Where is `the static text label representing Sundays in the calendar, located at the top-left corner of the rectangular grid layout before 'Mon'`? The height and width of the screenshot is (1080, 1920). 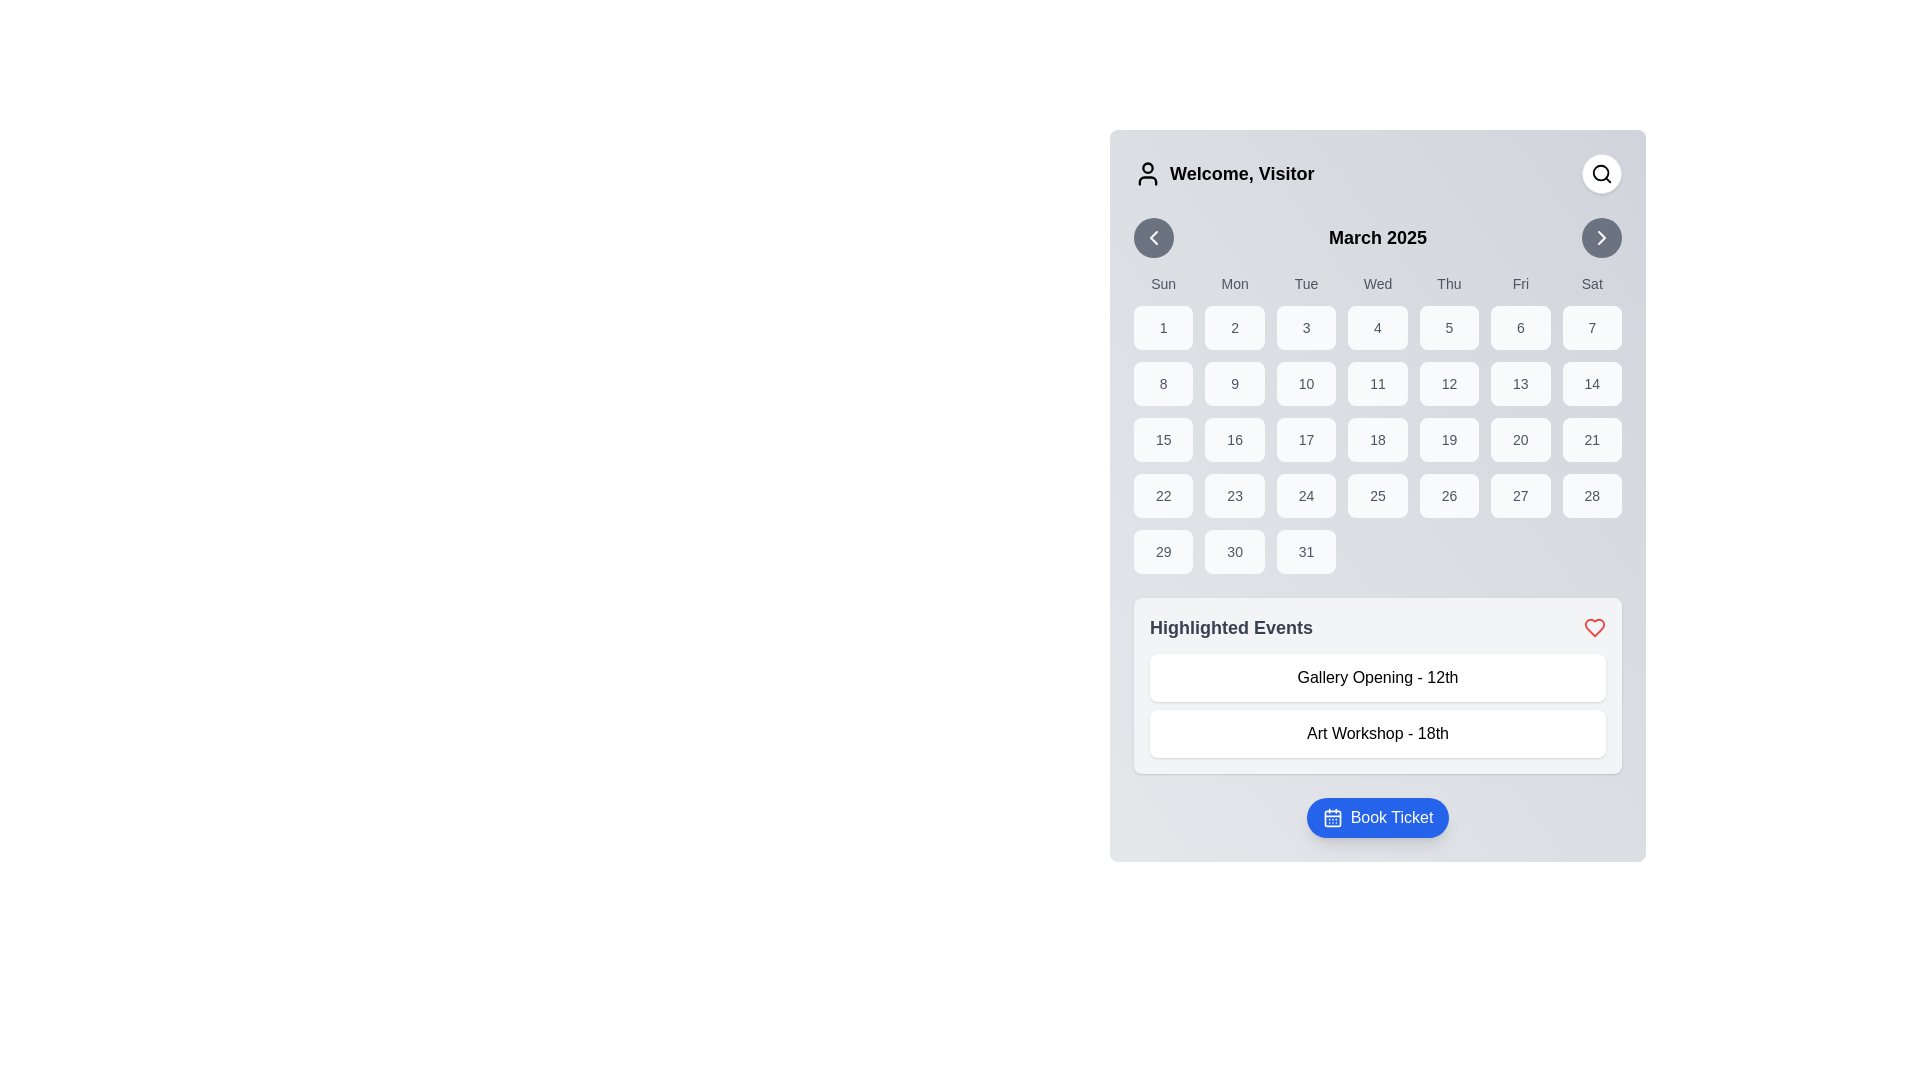
the static text label representing Sundays in the calendar, located at the top-left corner of the rectangular grid layout before 'Mon' is located at coordinates (1163, 284).